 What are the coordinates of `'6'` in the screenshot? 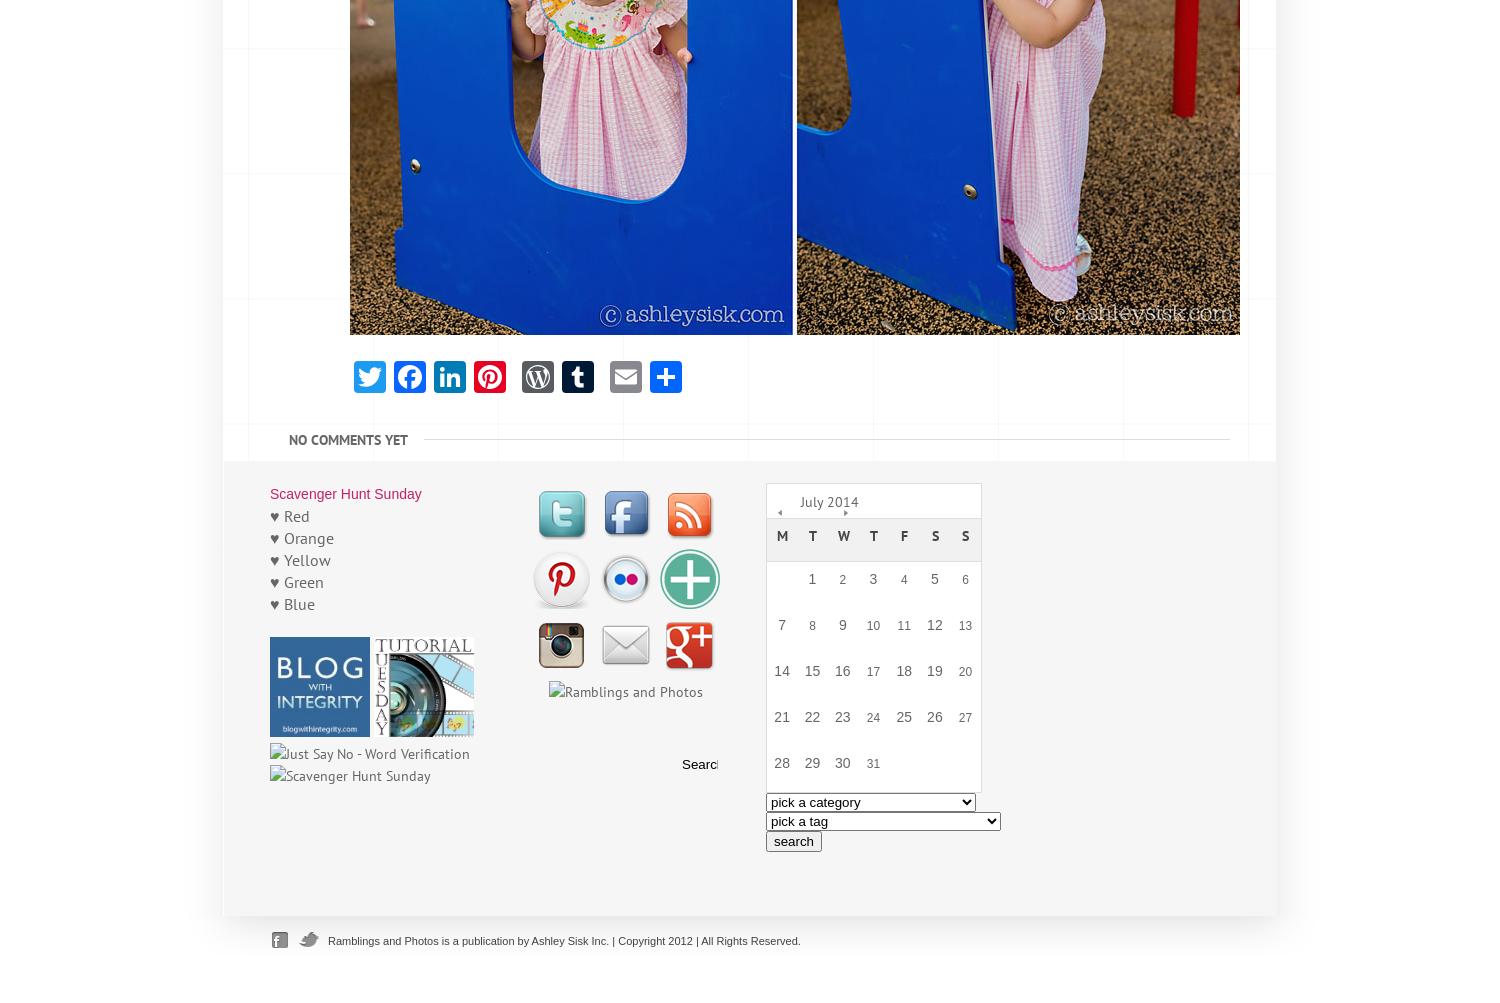 It's located at (963, 579).